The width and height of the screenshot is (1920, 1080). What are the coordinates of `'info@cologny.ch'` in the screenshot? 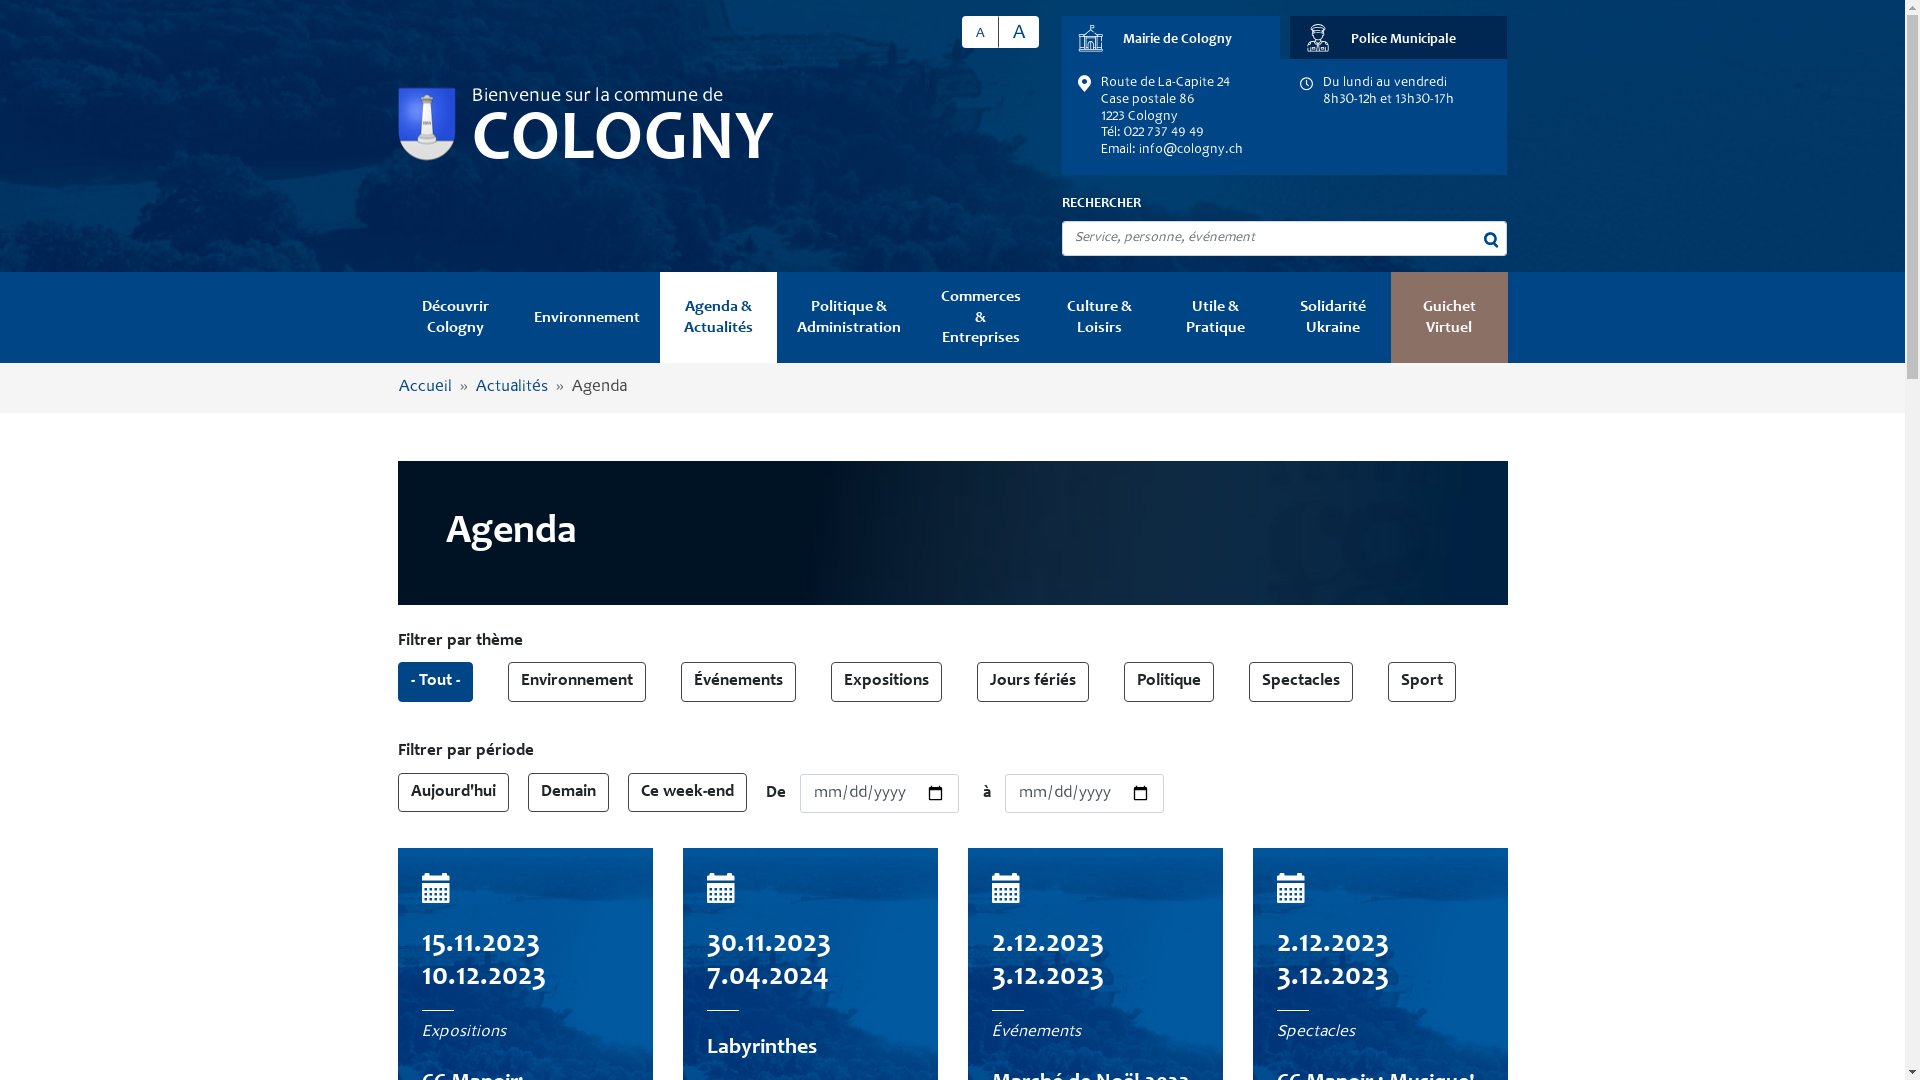 It's located at (1190, 149).